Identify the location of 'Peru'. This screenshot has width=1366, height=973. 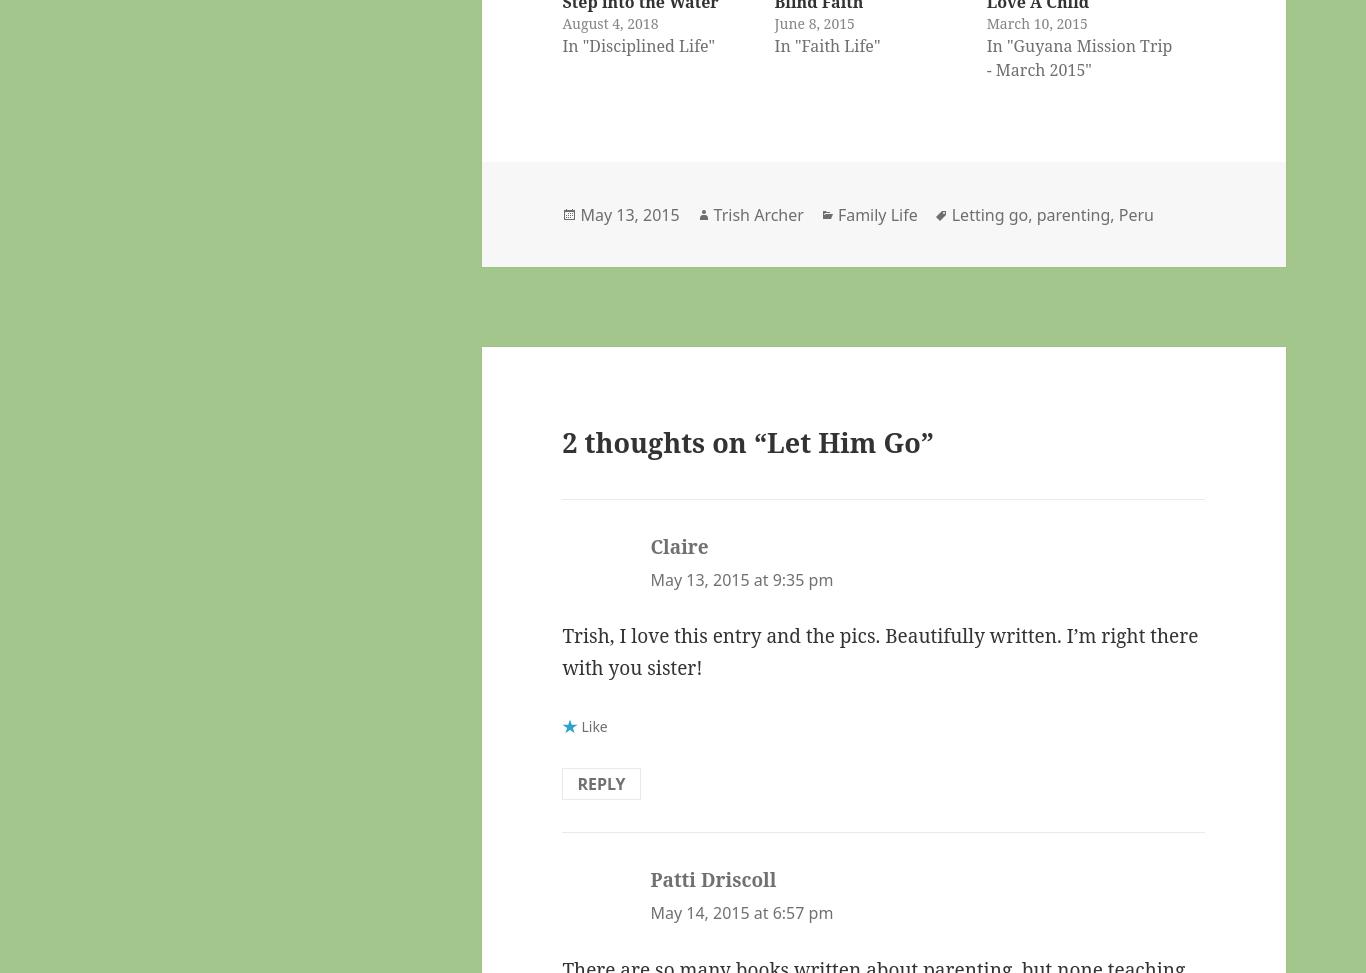
(1134, 212).